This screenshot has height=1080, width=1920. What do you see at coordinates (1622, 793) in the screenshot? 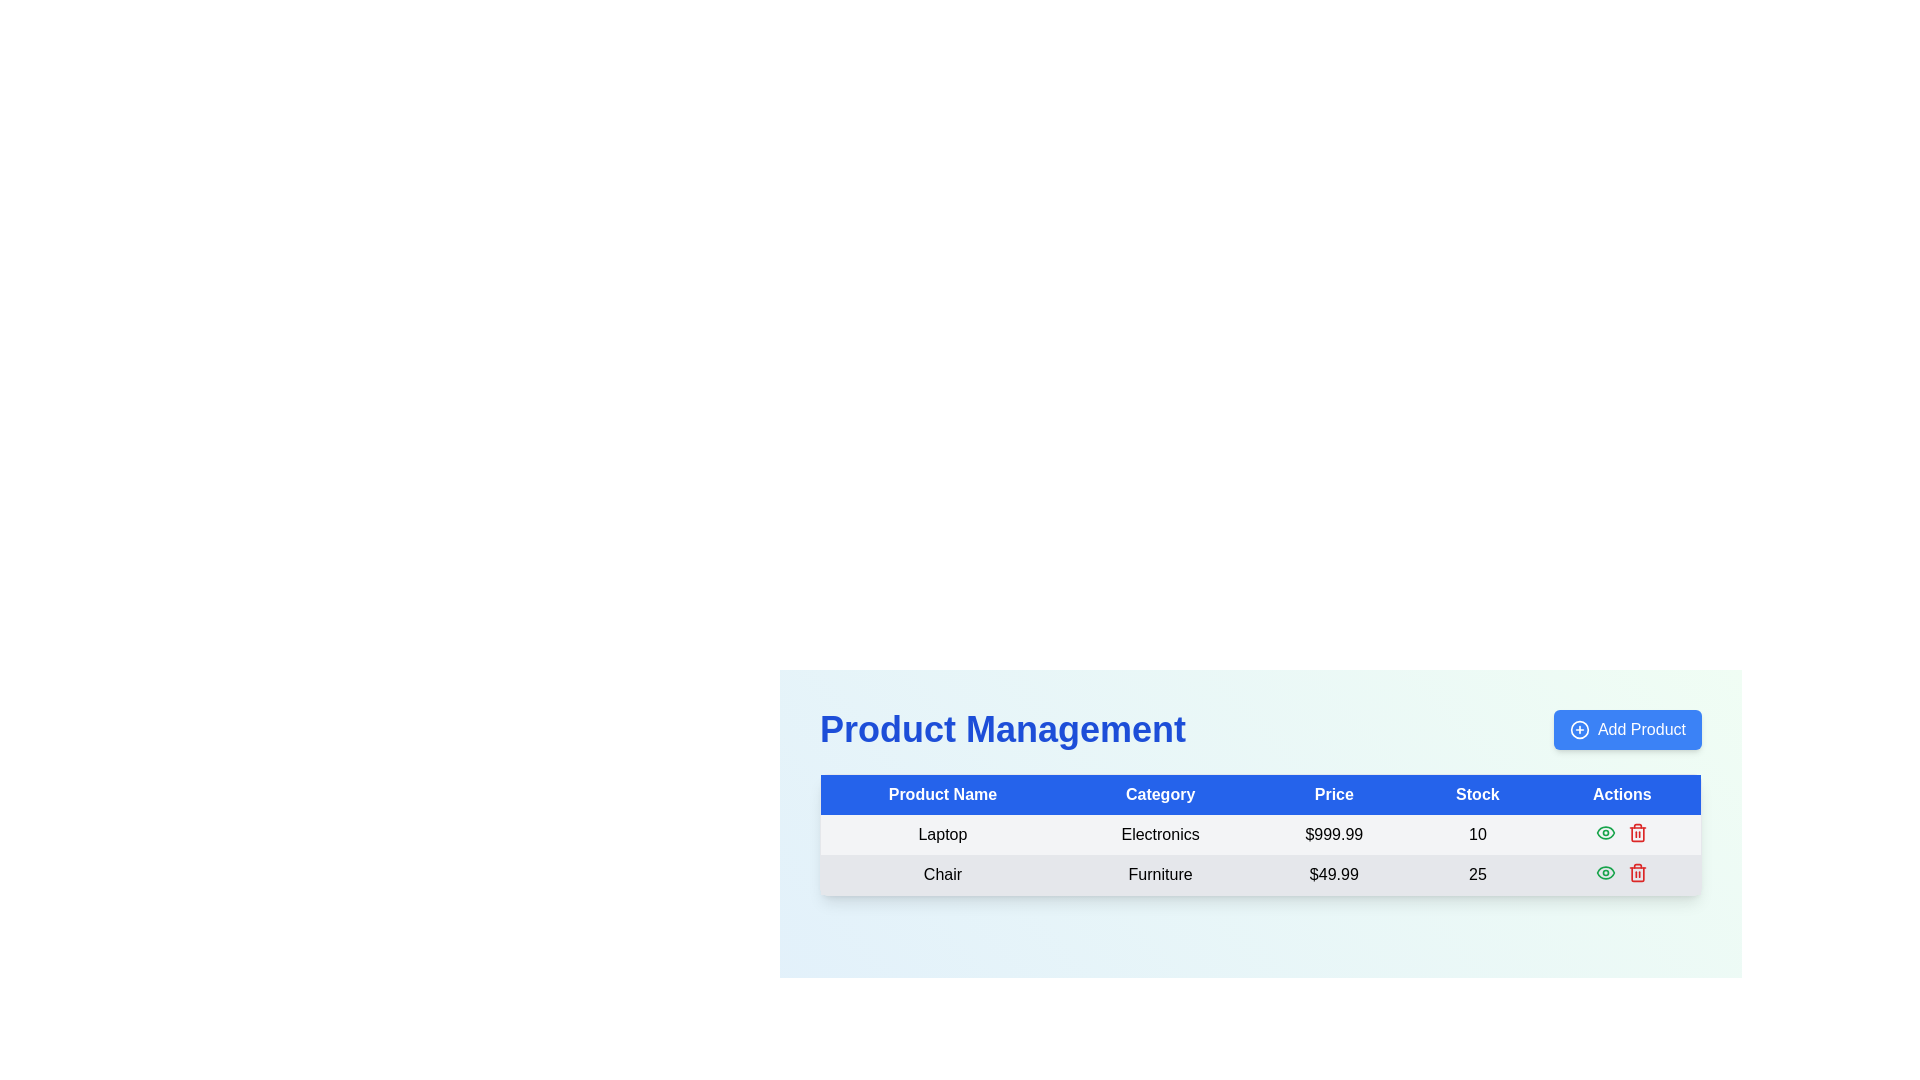
I see `the fifth table header item, which designates the column of actions in the table, located to the right of the 'Stock' column header` at bounding box center [1622, 793].